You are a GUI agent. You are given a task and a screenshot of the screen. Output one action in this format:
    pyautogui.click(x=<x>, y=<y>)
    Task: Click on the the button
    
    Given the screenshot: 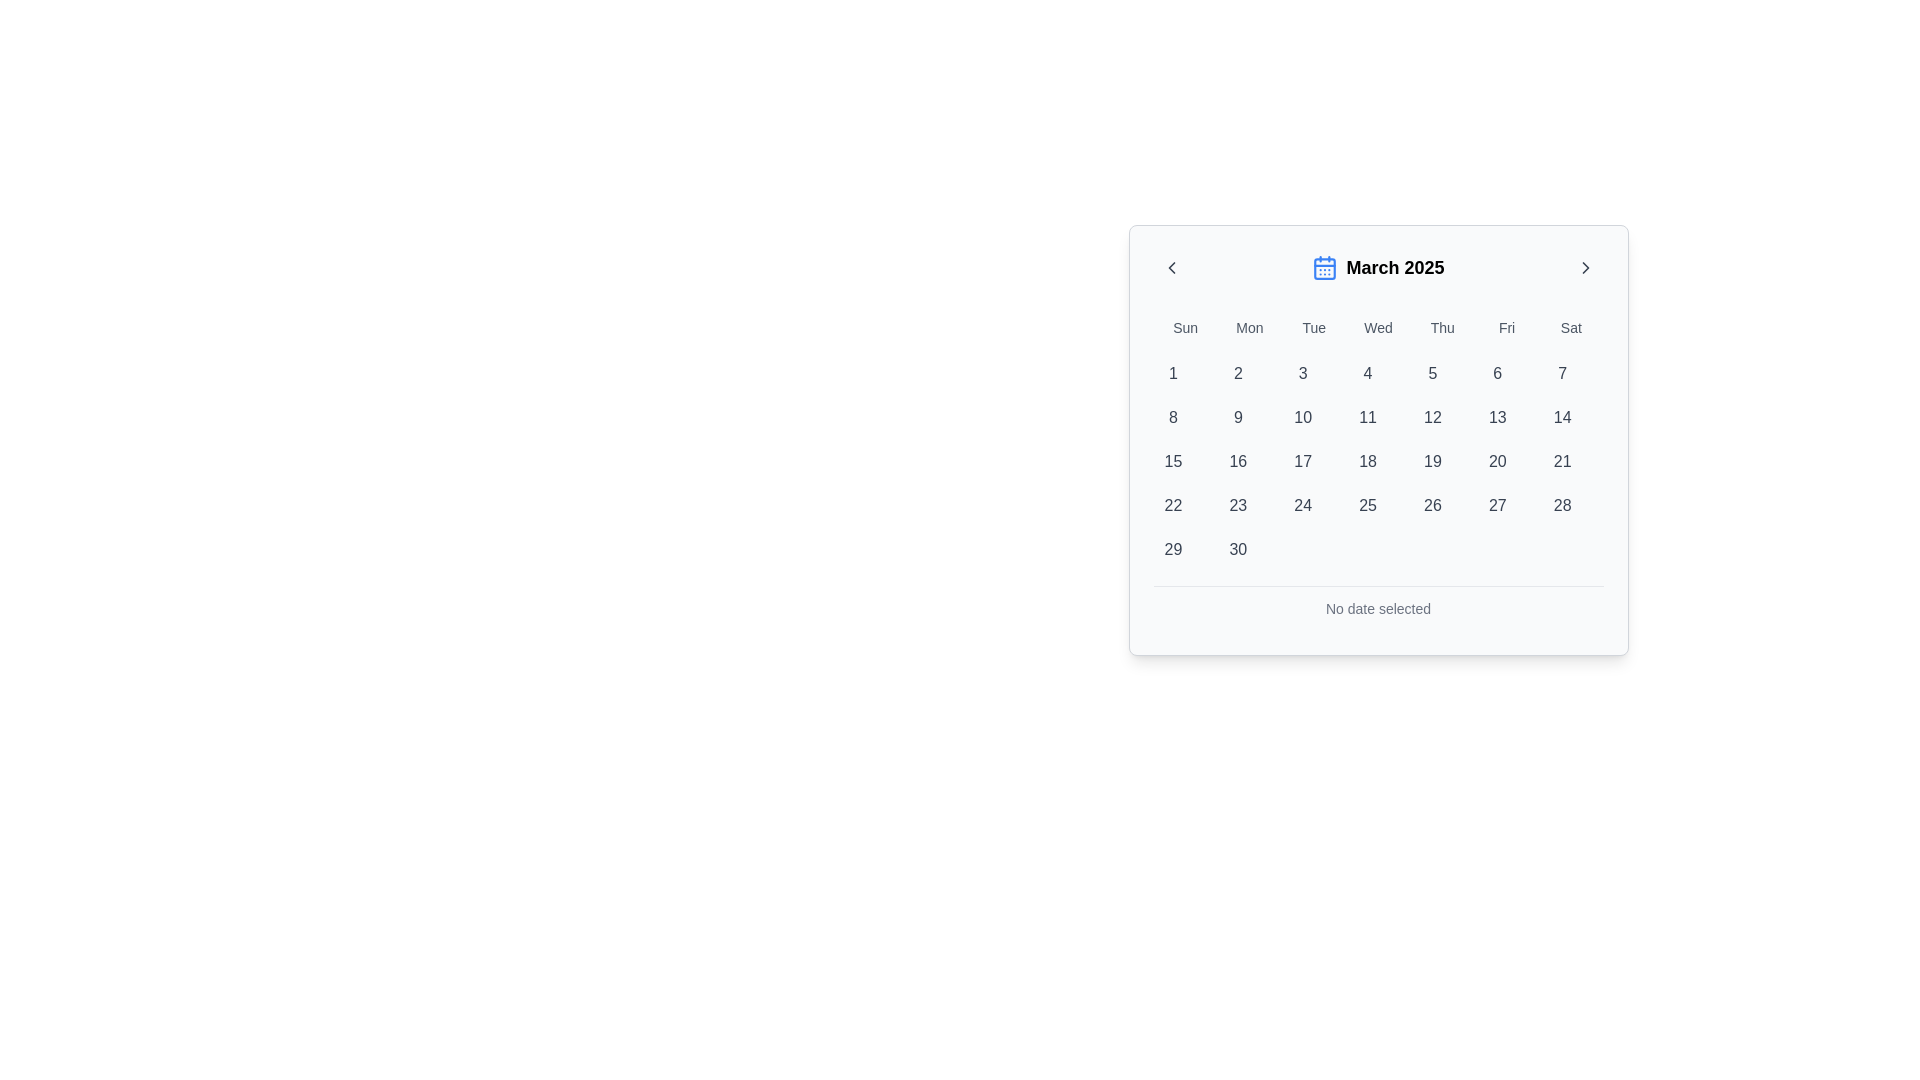 What is the action you would take?
    pyautogui.click(x=1497, y=504)
    